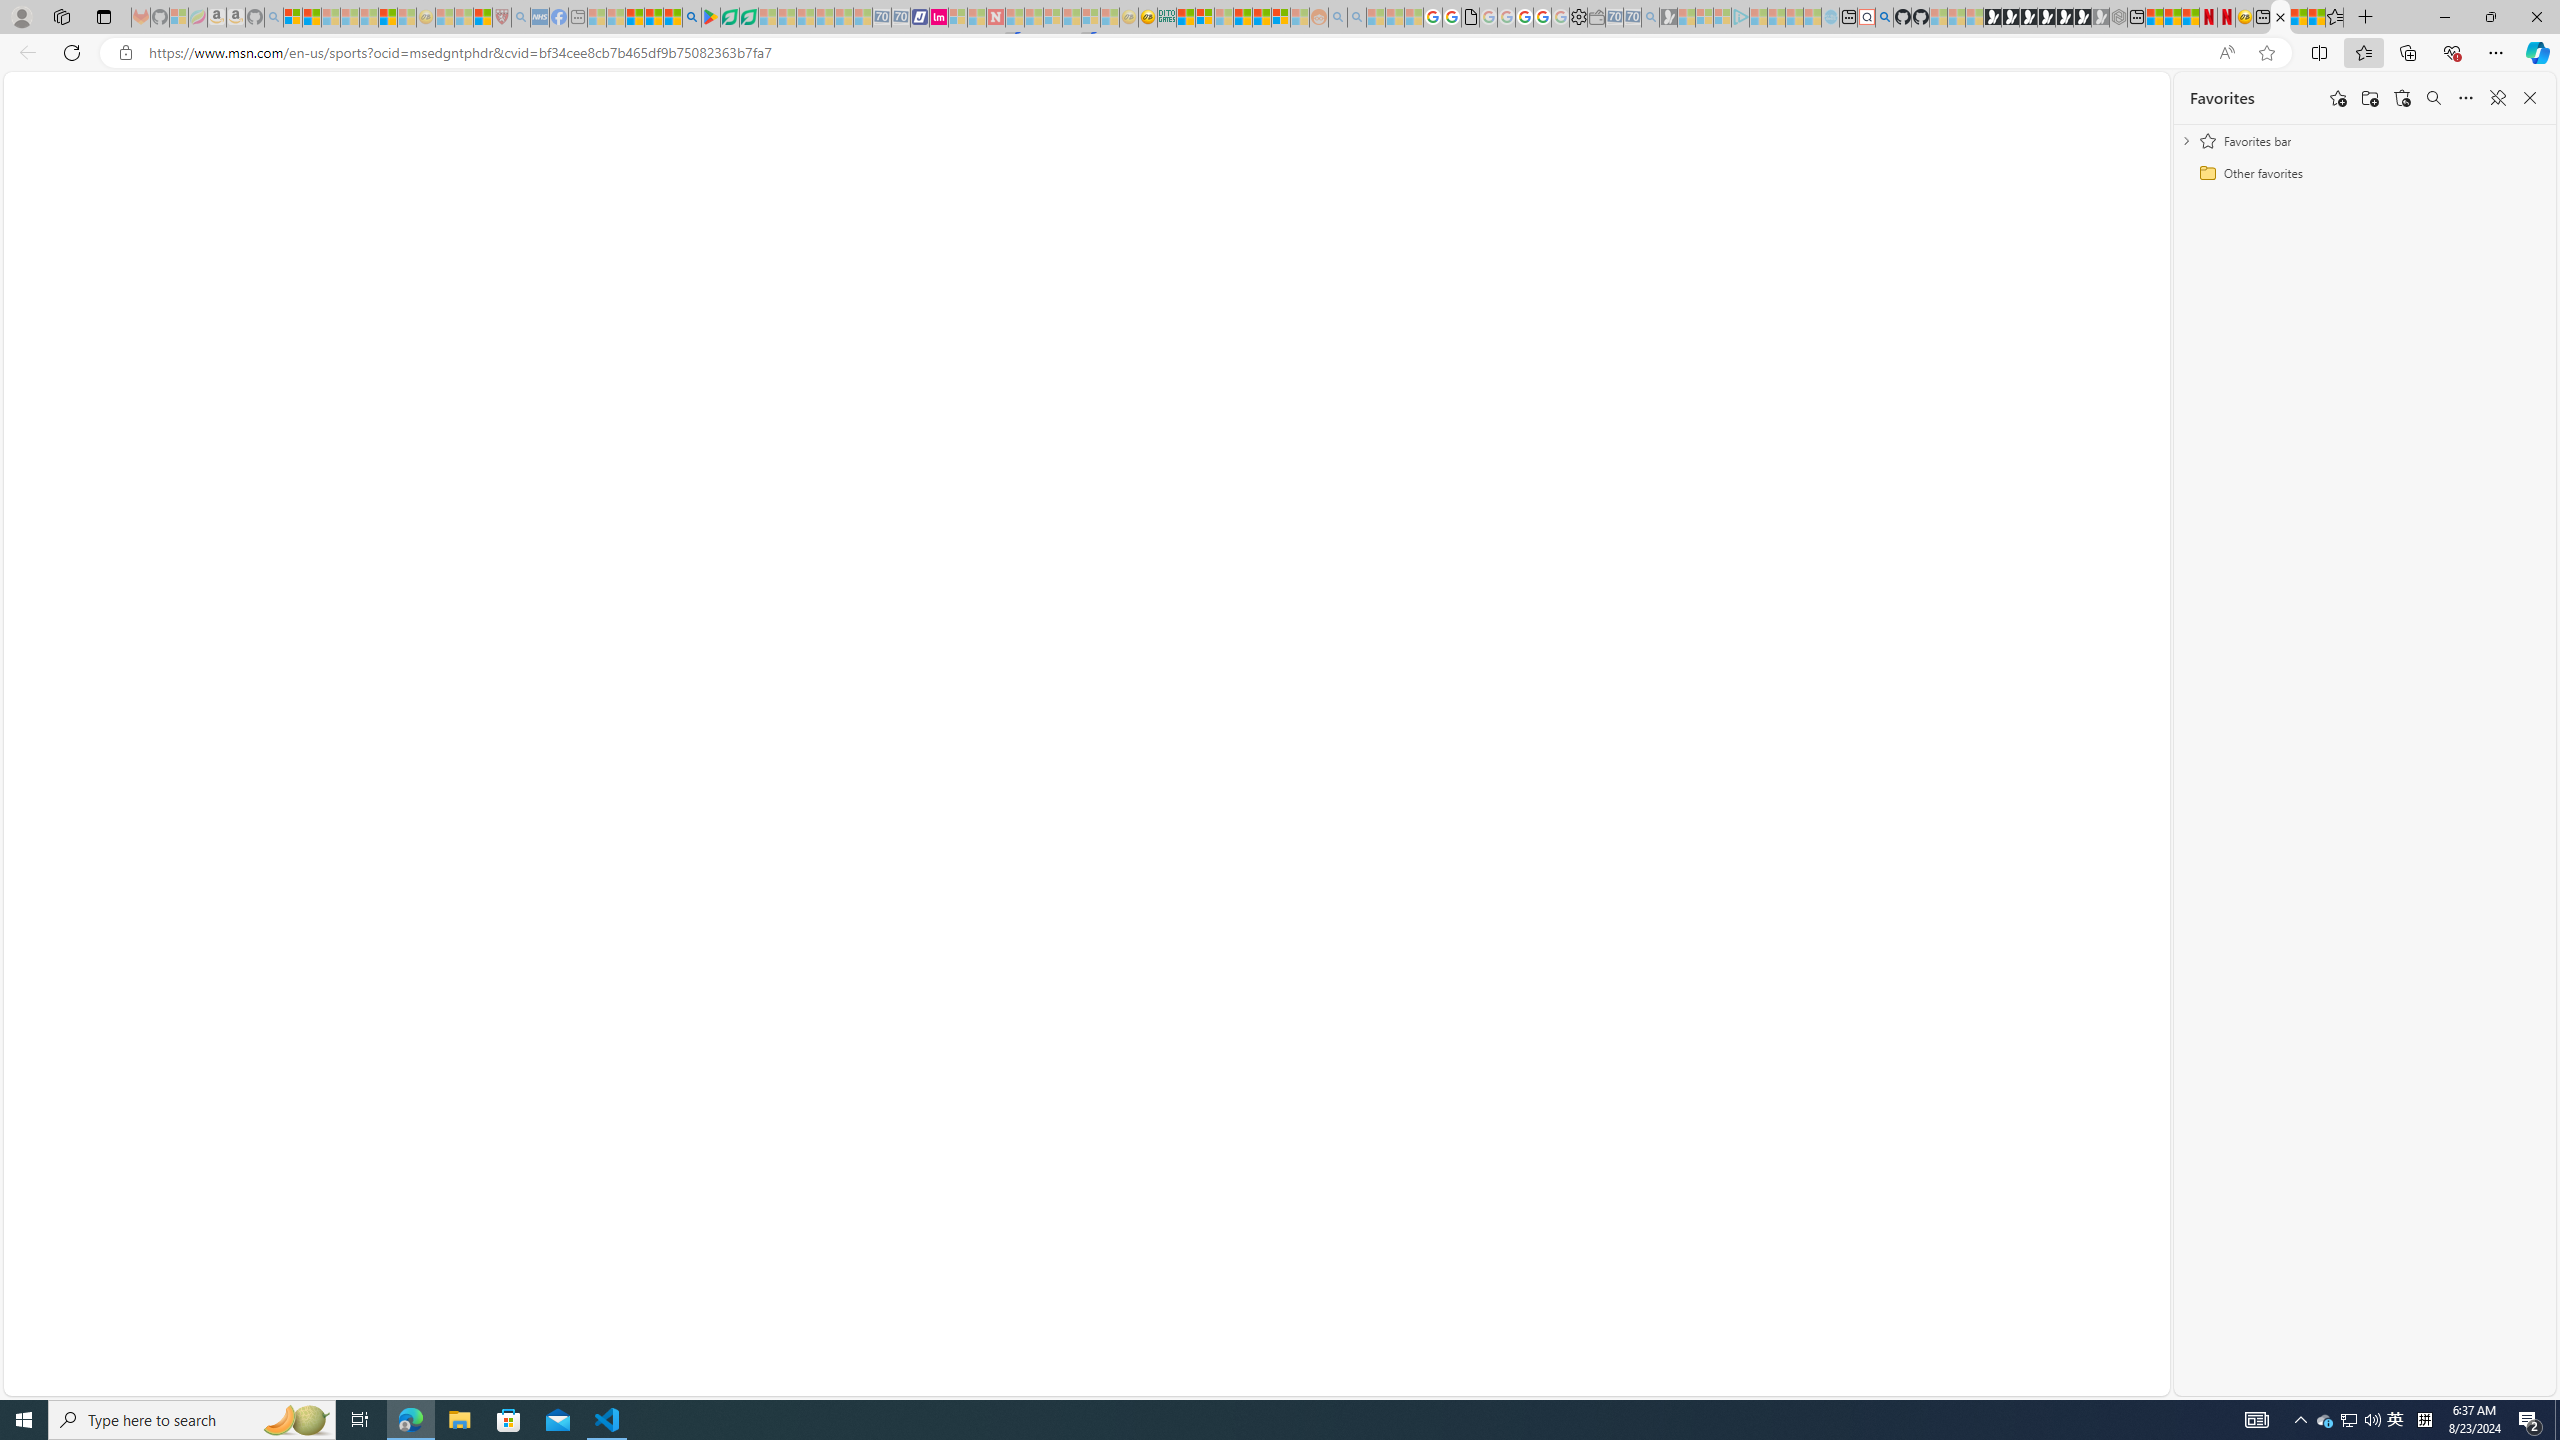 This screenshot has width=2560, height=1440. What do you see at coordinates (2337, 96) in the screenshot?
I see `'Add this page to favorites'` at bounding box center [2337, 96].